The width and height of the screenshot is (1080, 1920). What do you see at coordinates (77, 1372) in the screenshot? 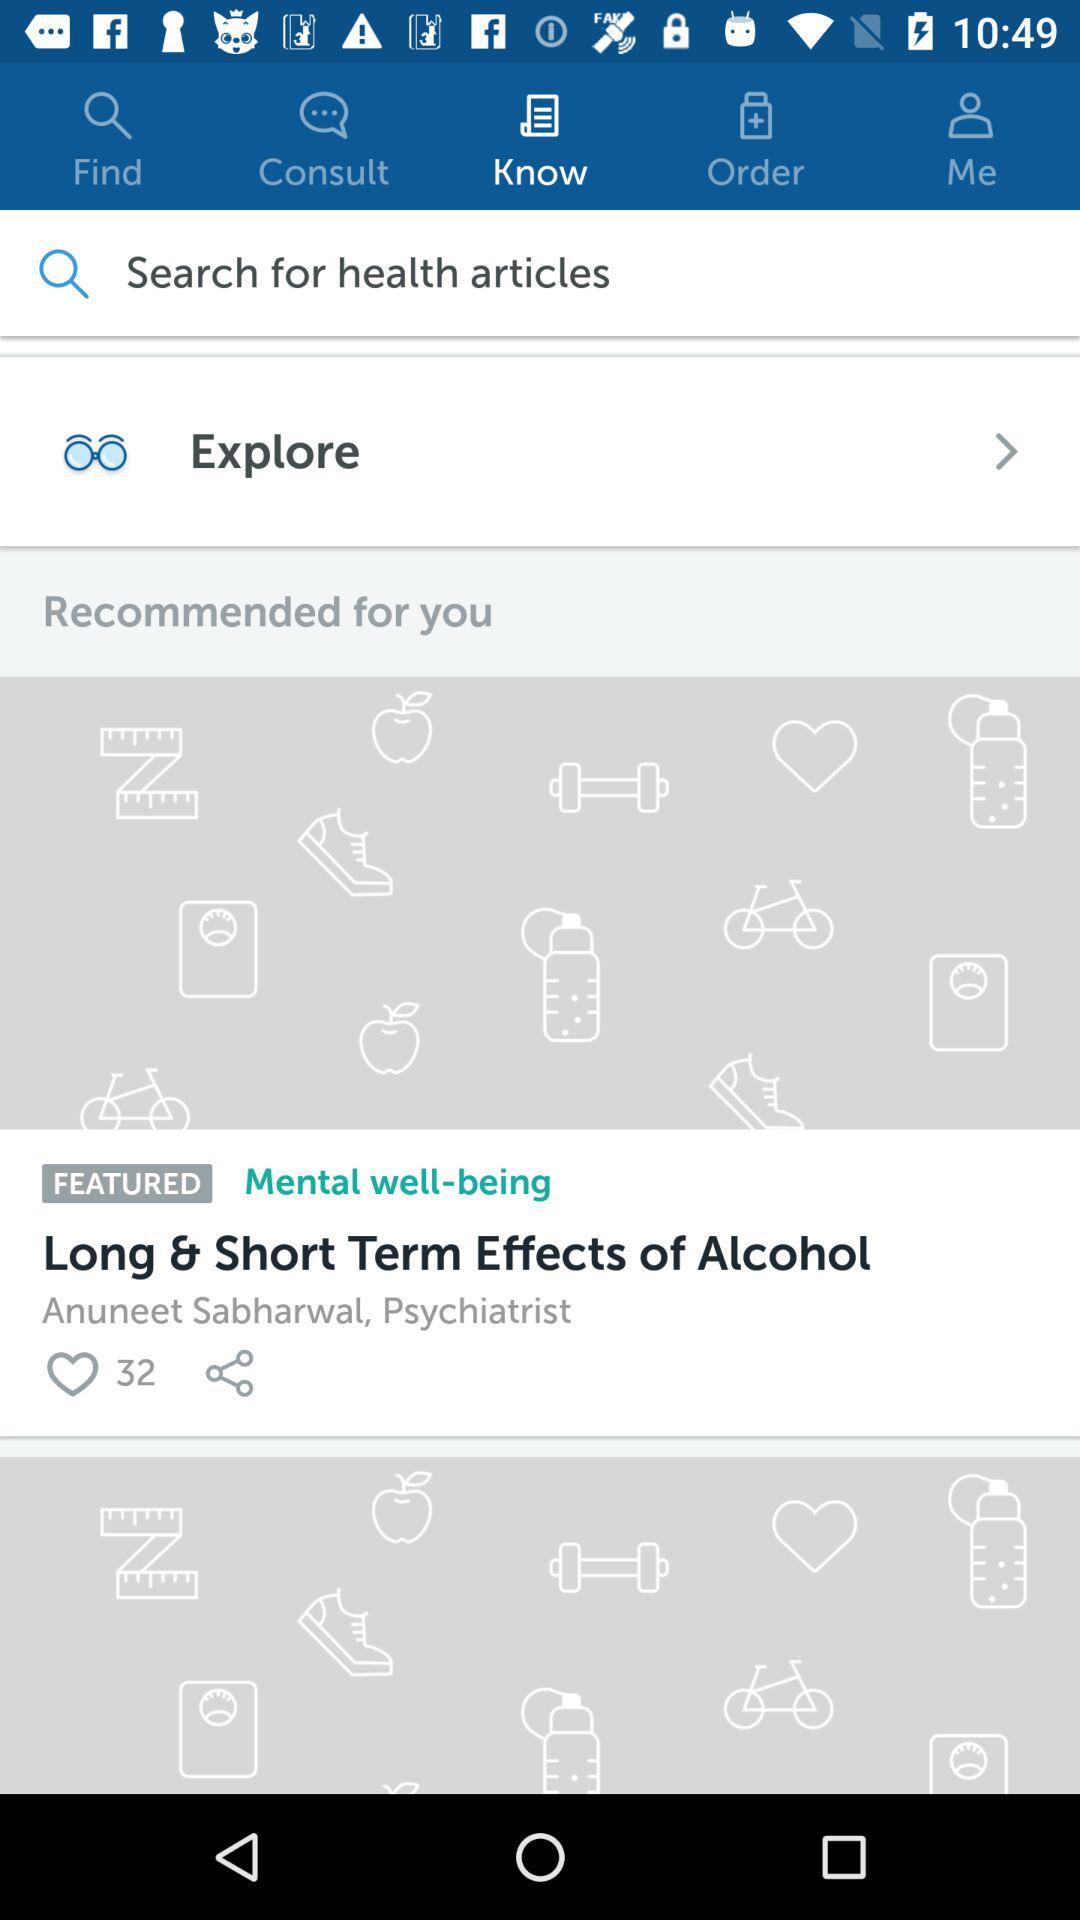
I see `like the article` at bounding box center [77, 1372].